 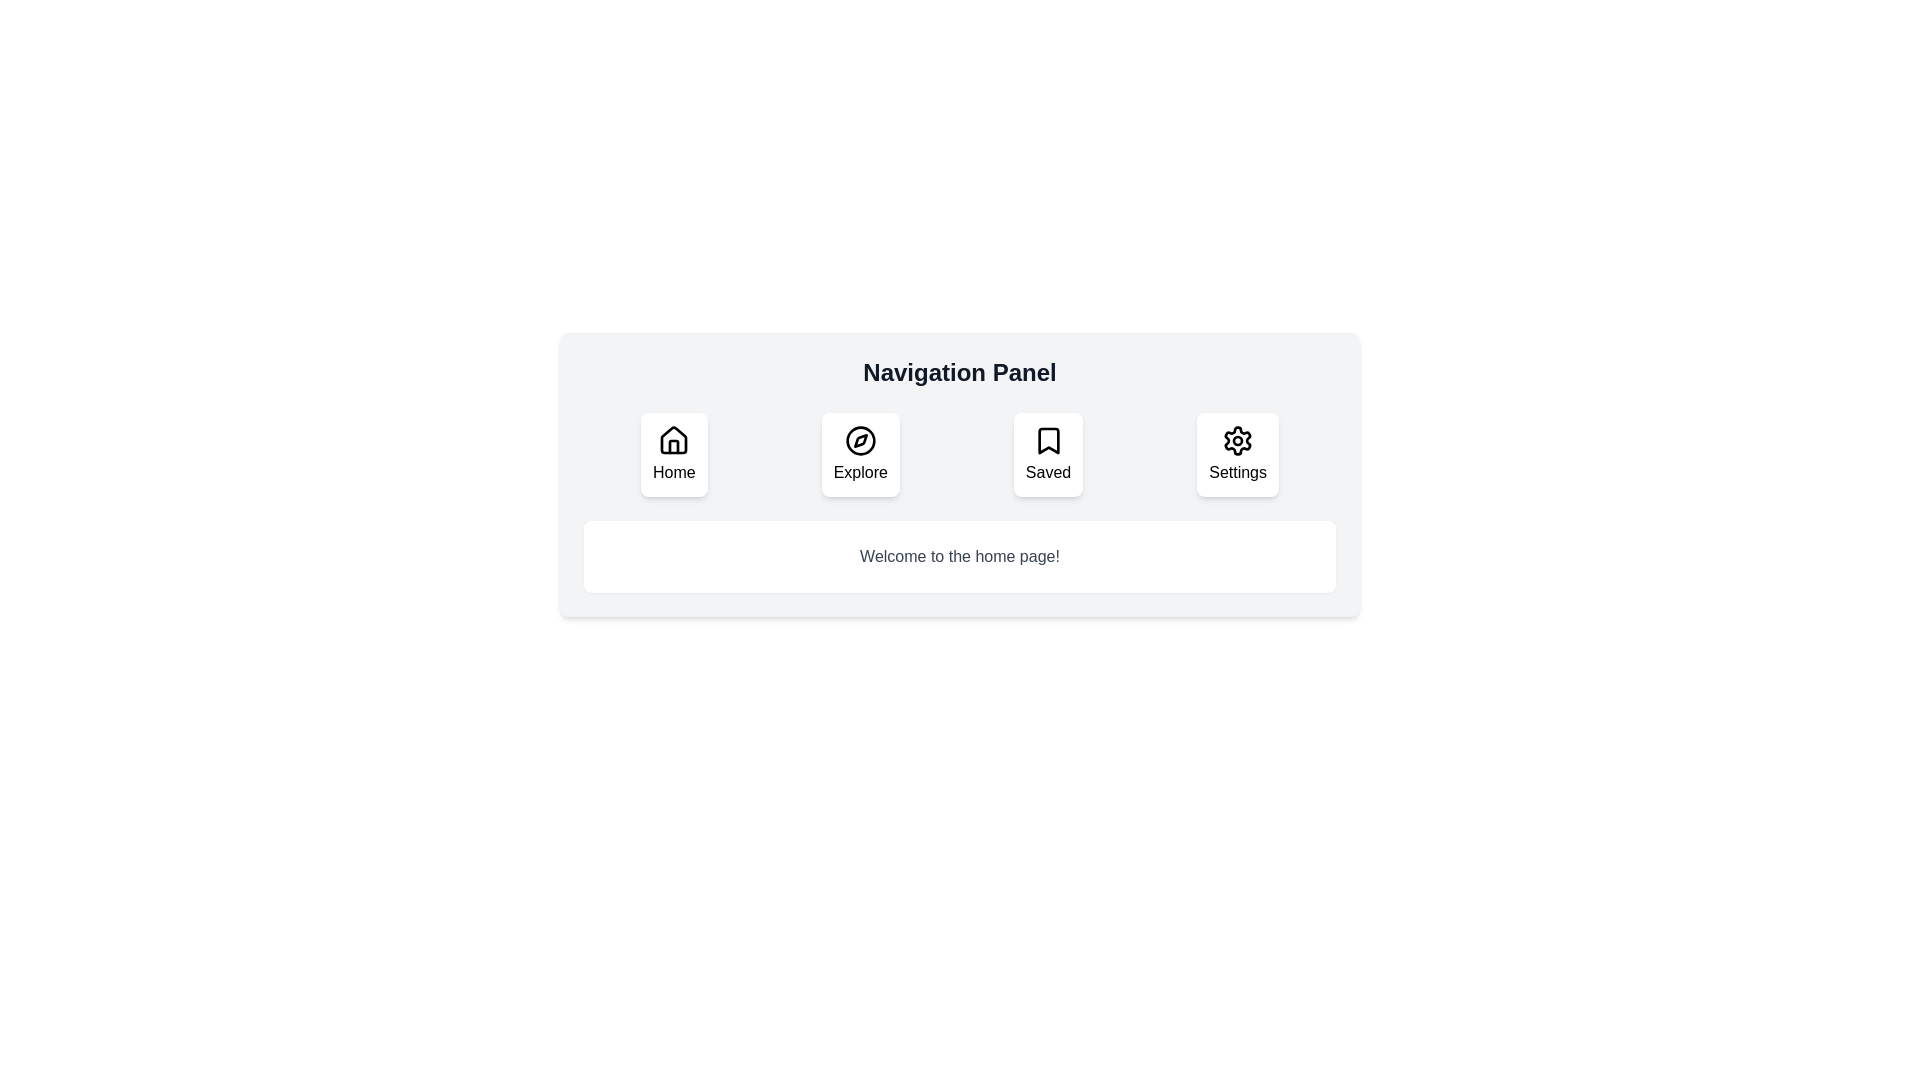 I want to click on the 'Saved' button in the navigation bar to observe the hover effect, so click(x=1047, y=455).